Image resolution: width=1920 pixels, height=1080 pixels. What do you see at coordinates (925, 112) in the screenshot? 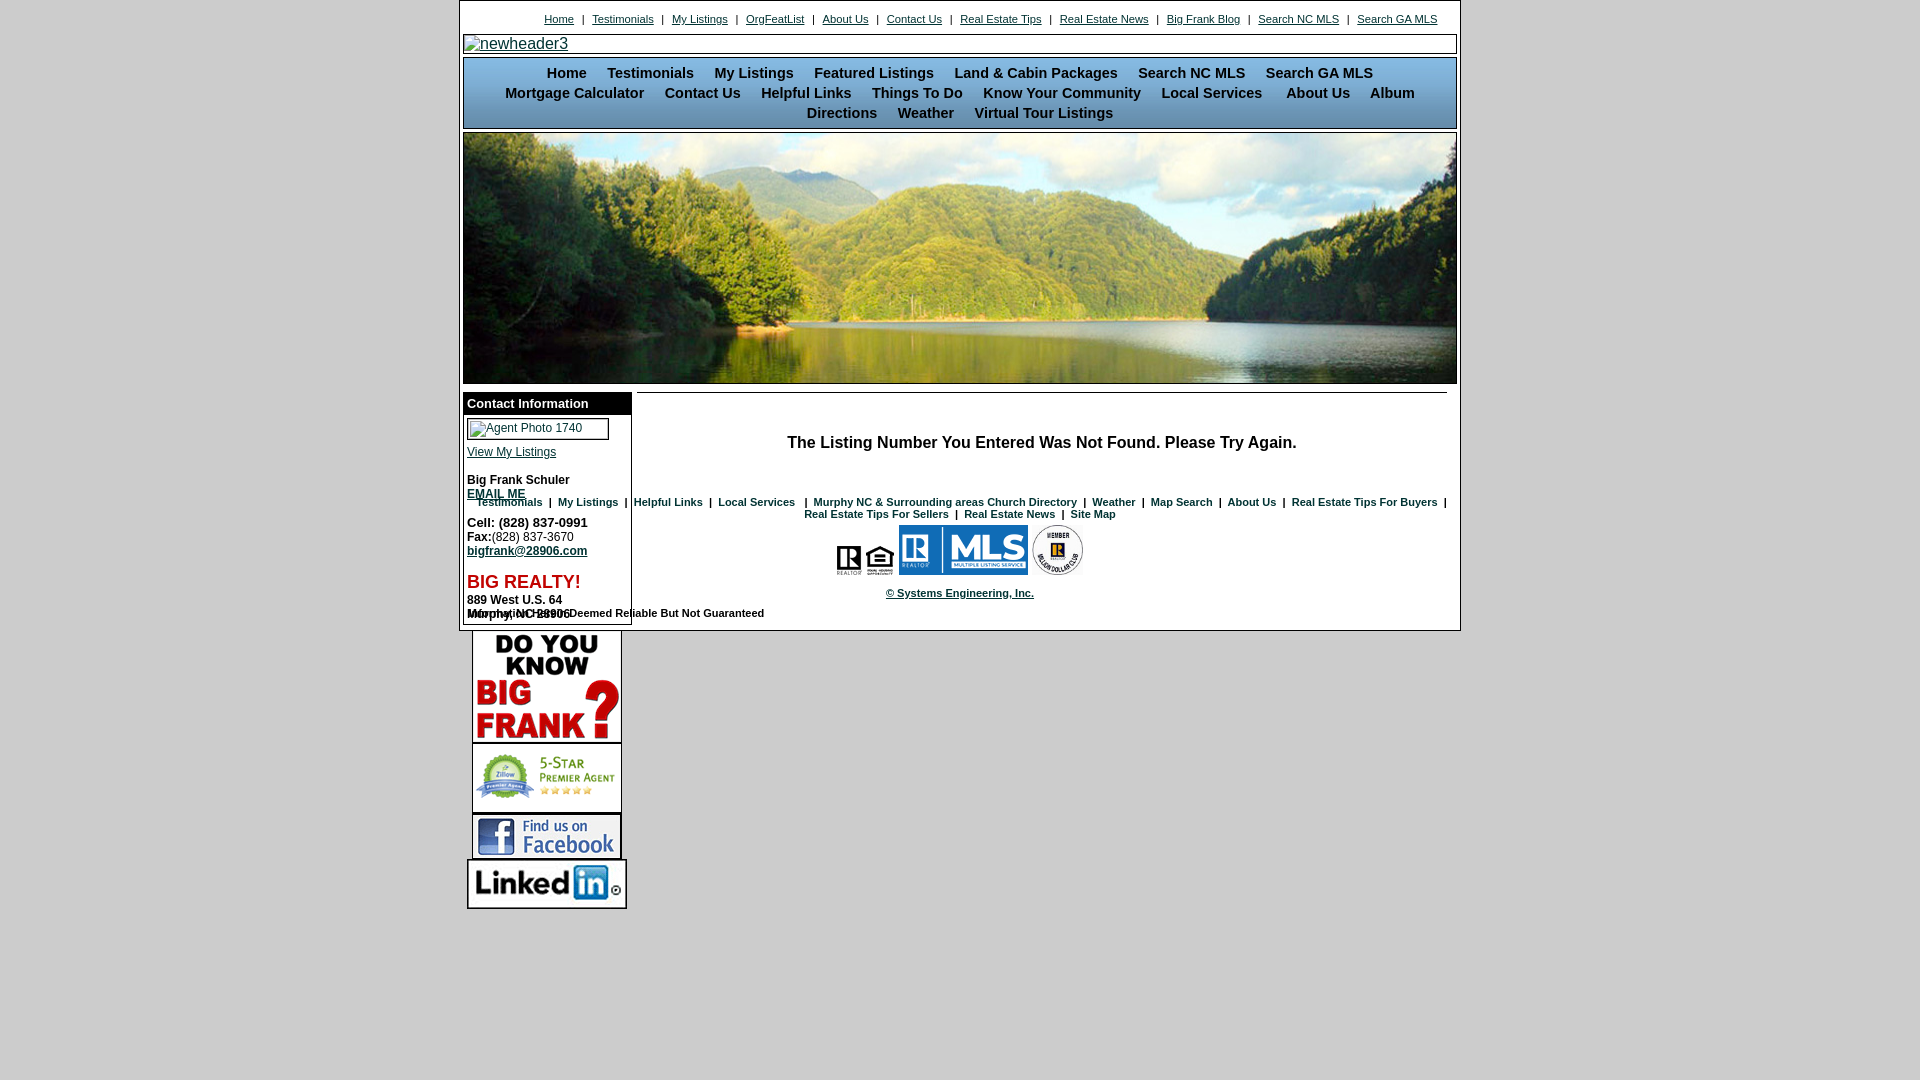
I see `'Weather'` at bounding box center [925, 112].